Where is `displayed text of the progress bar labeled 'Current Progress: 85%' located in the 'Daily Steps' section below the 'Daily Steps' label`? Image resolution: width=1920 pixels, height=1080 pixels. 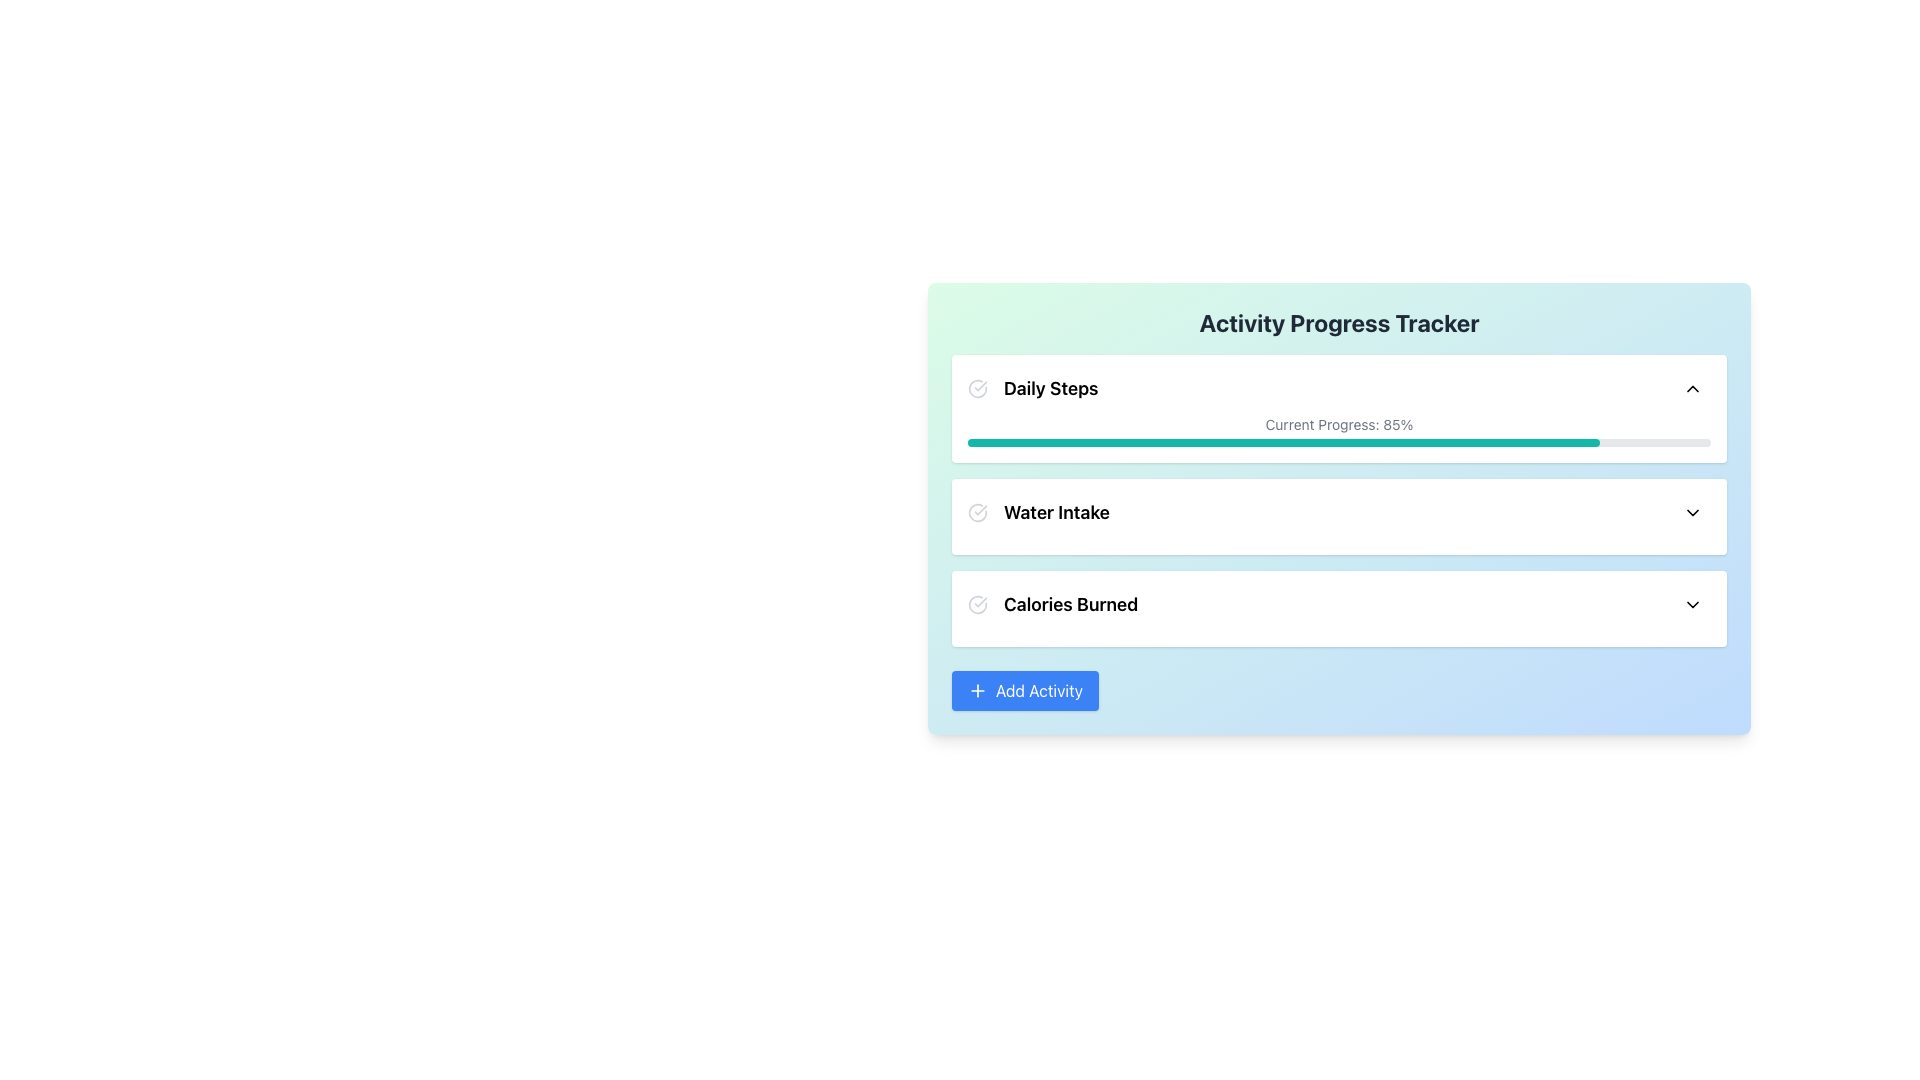
displayed text of the progress bar labeled 'Current Progress: 85%' located in the 'Daily Steps' section below the 'Daily Steps' label is located at coordinates (1339, 430).